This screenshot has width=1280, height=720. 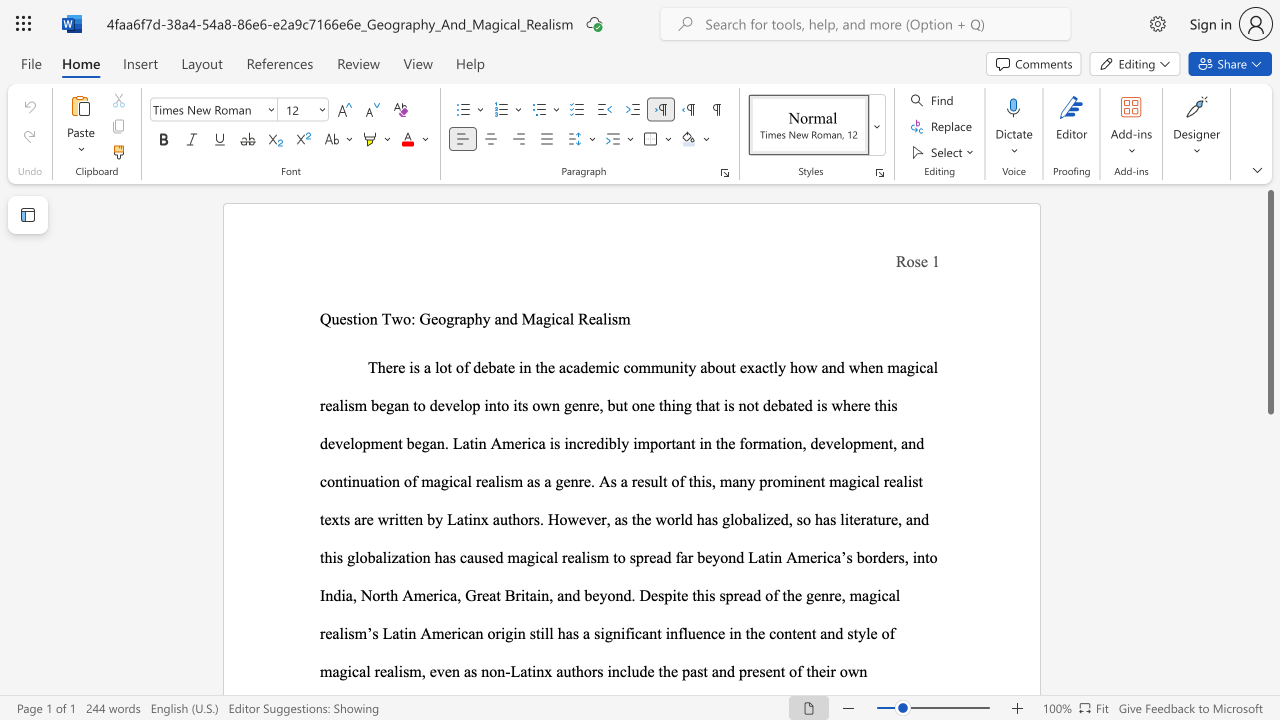 I want to click on the 1th character "n" in the text, so click(x=615, y=633).